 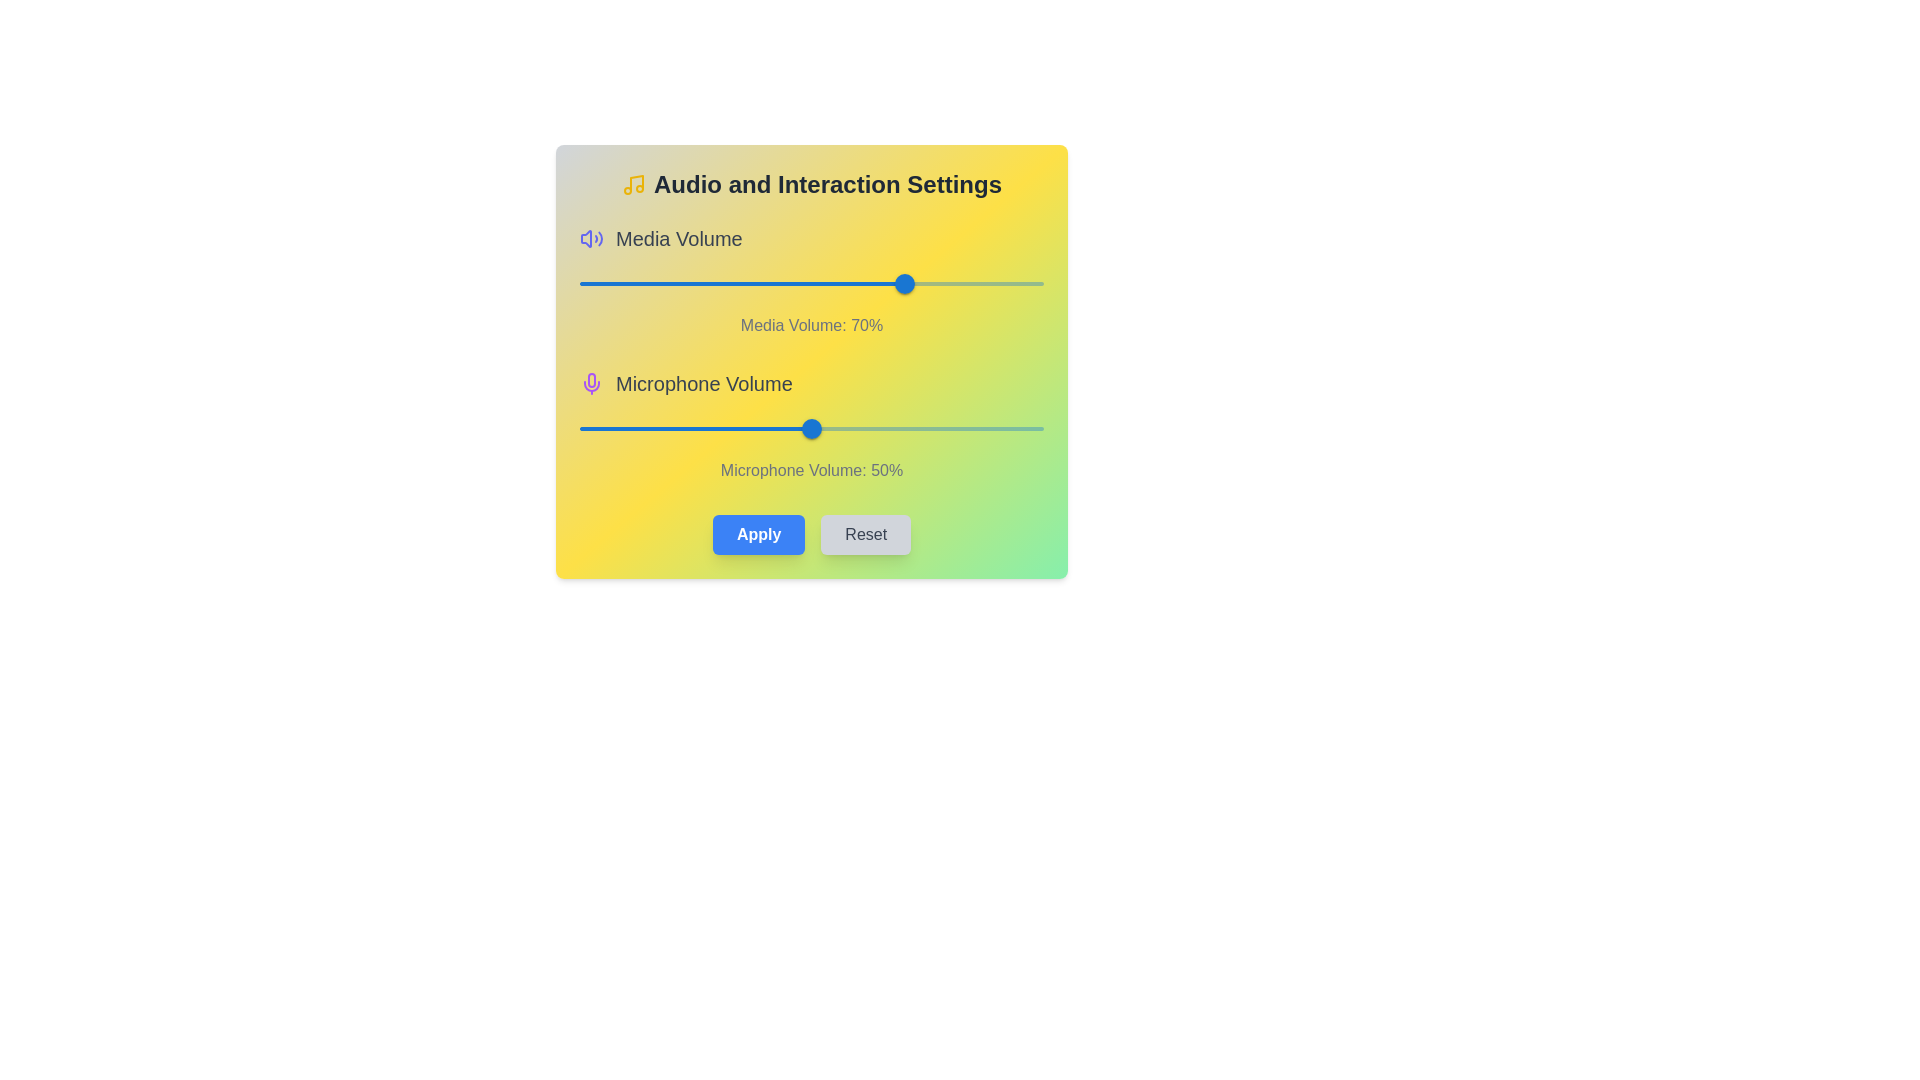 What do you see at coordinates (741, 284) in the screenshot?
I see `the red filled portion of the Progress bar that indicates the current volume level set at 70% of the 'Media Volume' slider` at bounding box center [741, 284].